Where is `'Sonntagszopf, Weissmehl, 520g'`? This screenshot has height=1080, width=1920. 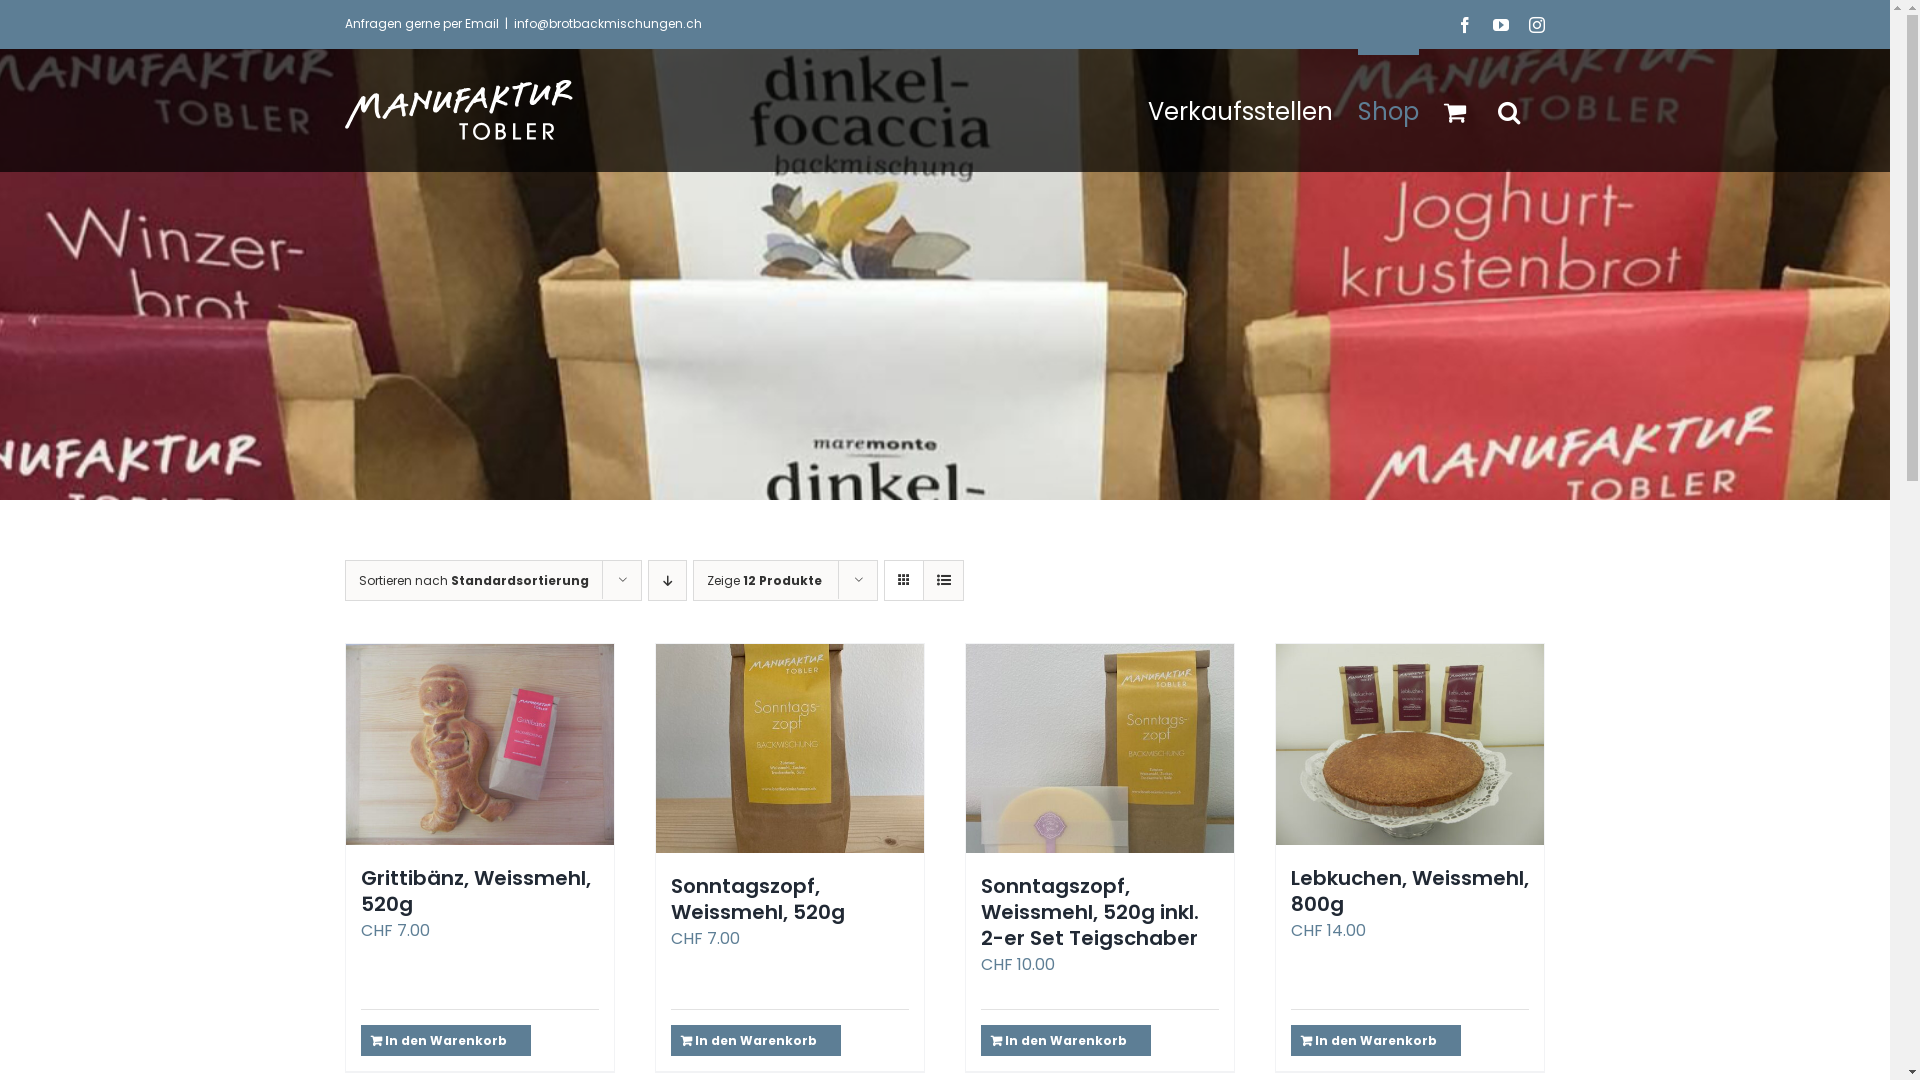
'Sonntagszopf, Weissmehl, 520g' is located at coordinates (671, 897).